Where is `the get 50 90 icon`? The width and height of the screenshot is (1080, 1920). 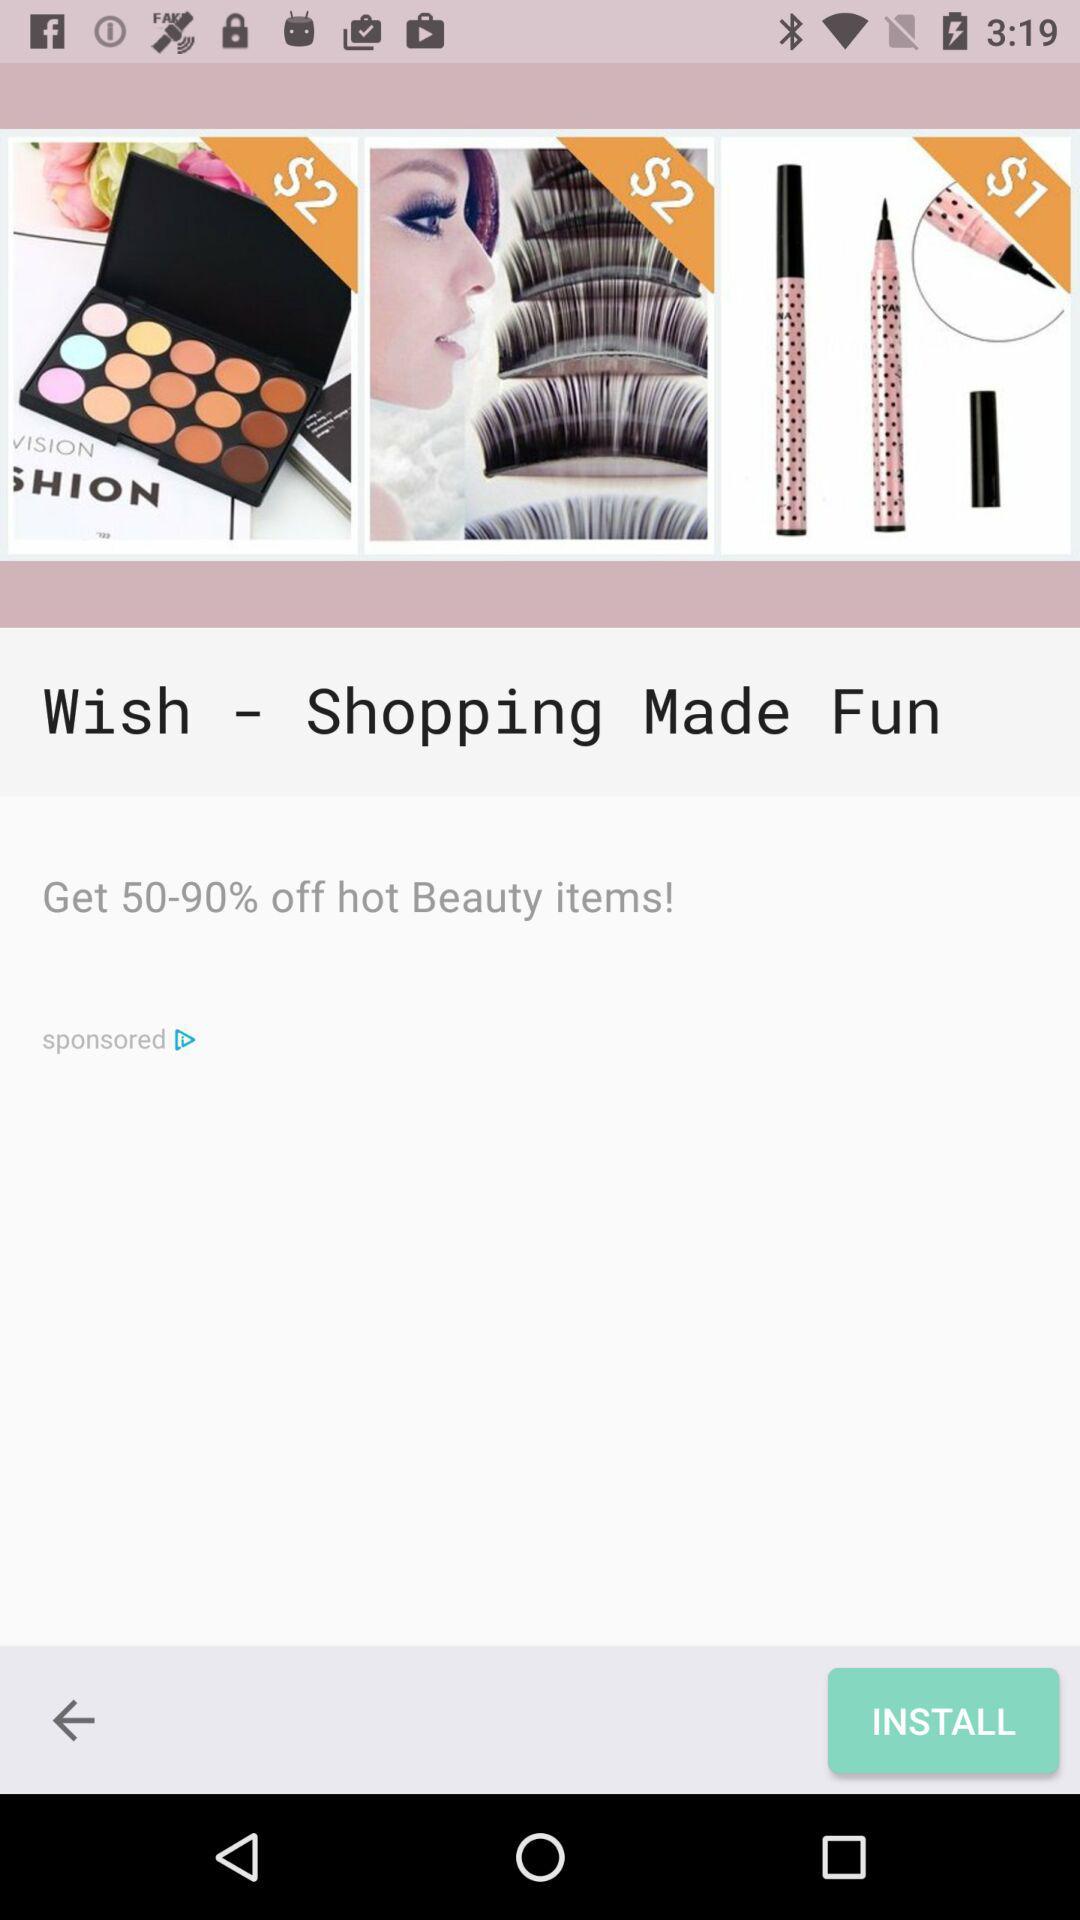 the get 50 90 icon is located at coordinates (357, 900).